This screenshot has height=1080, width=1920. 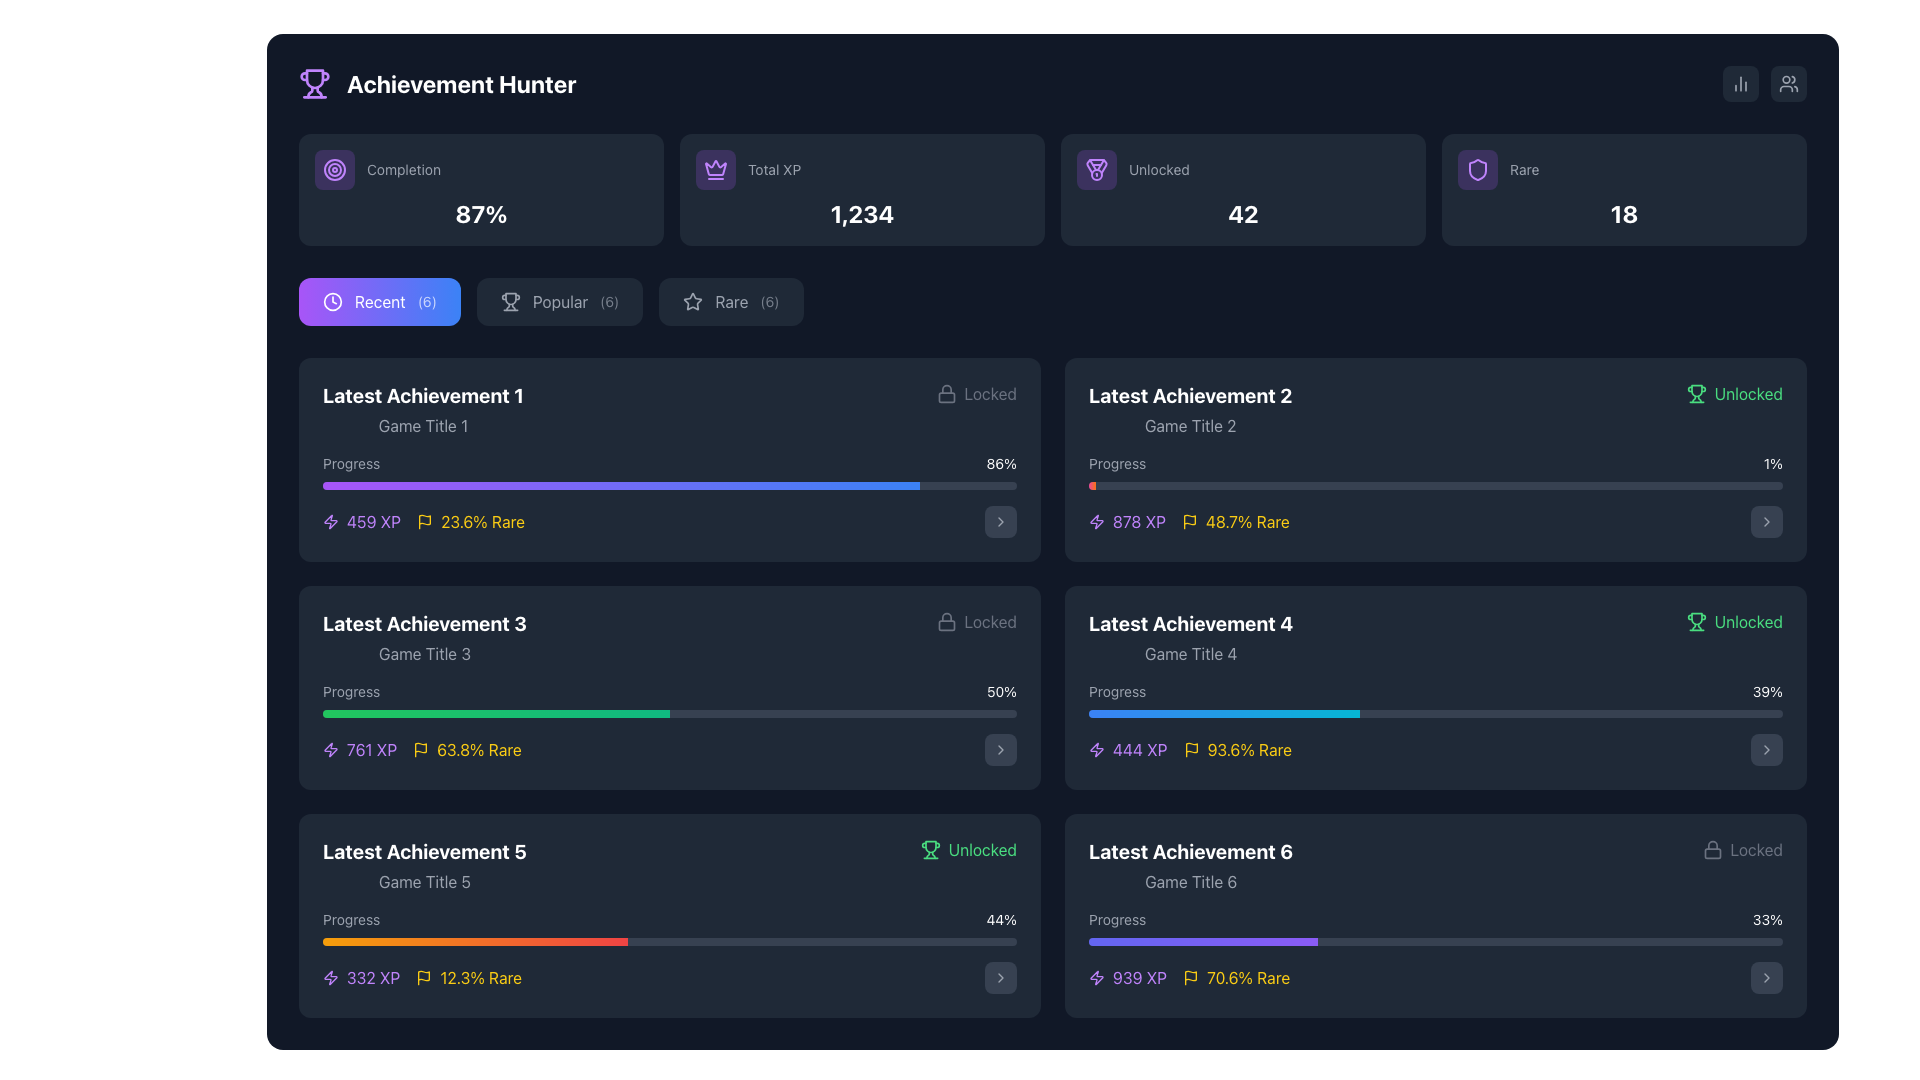 What do you see at coordinates (331, 520) in the screenshot?
I see `the lightning bolt icon representing energy metrics in the 'Latest Achievement 3' section, located at the bottom-right of the interface` at bounding box center [331, 520].